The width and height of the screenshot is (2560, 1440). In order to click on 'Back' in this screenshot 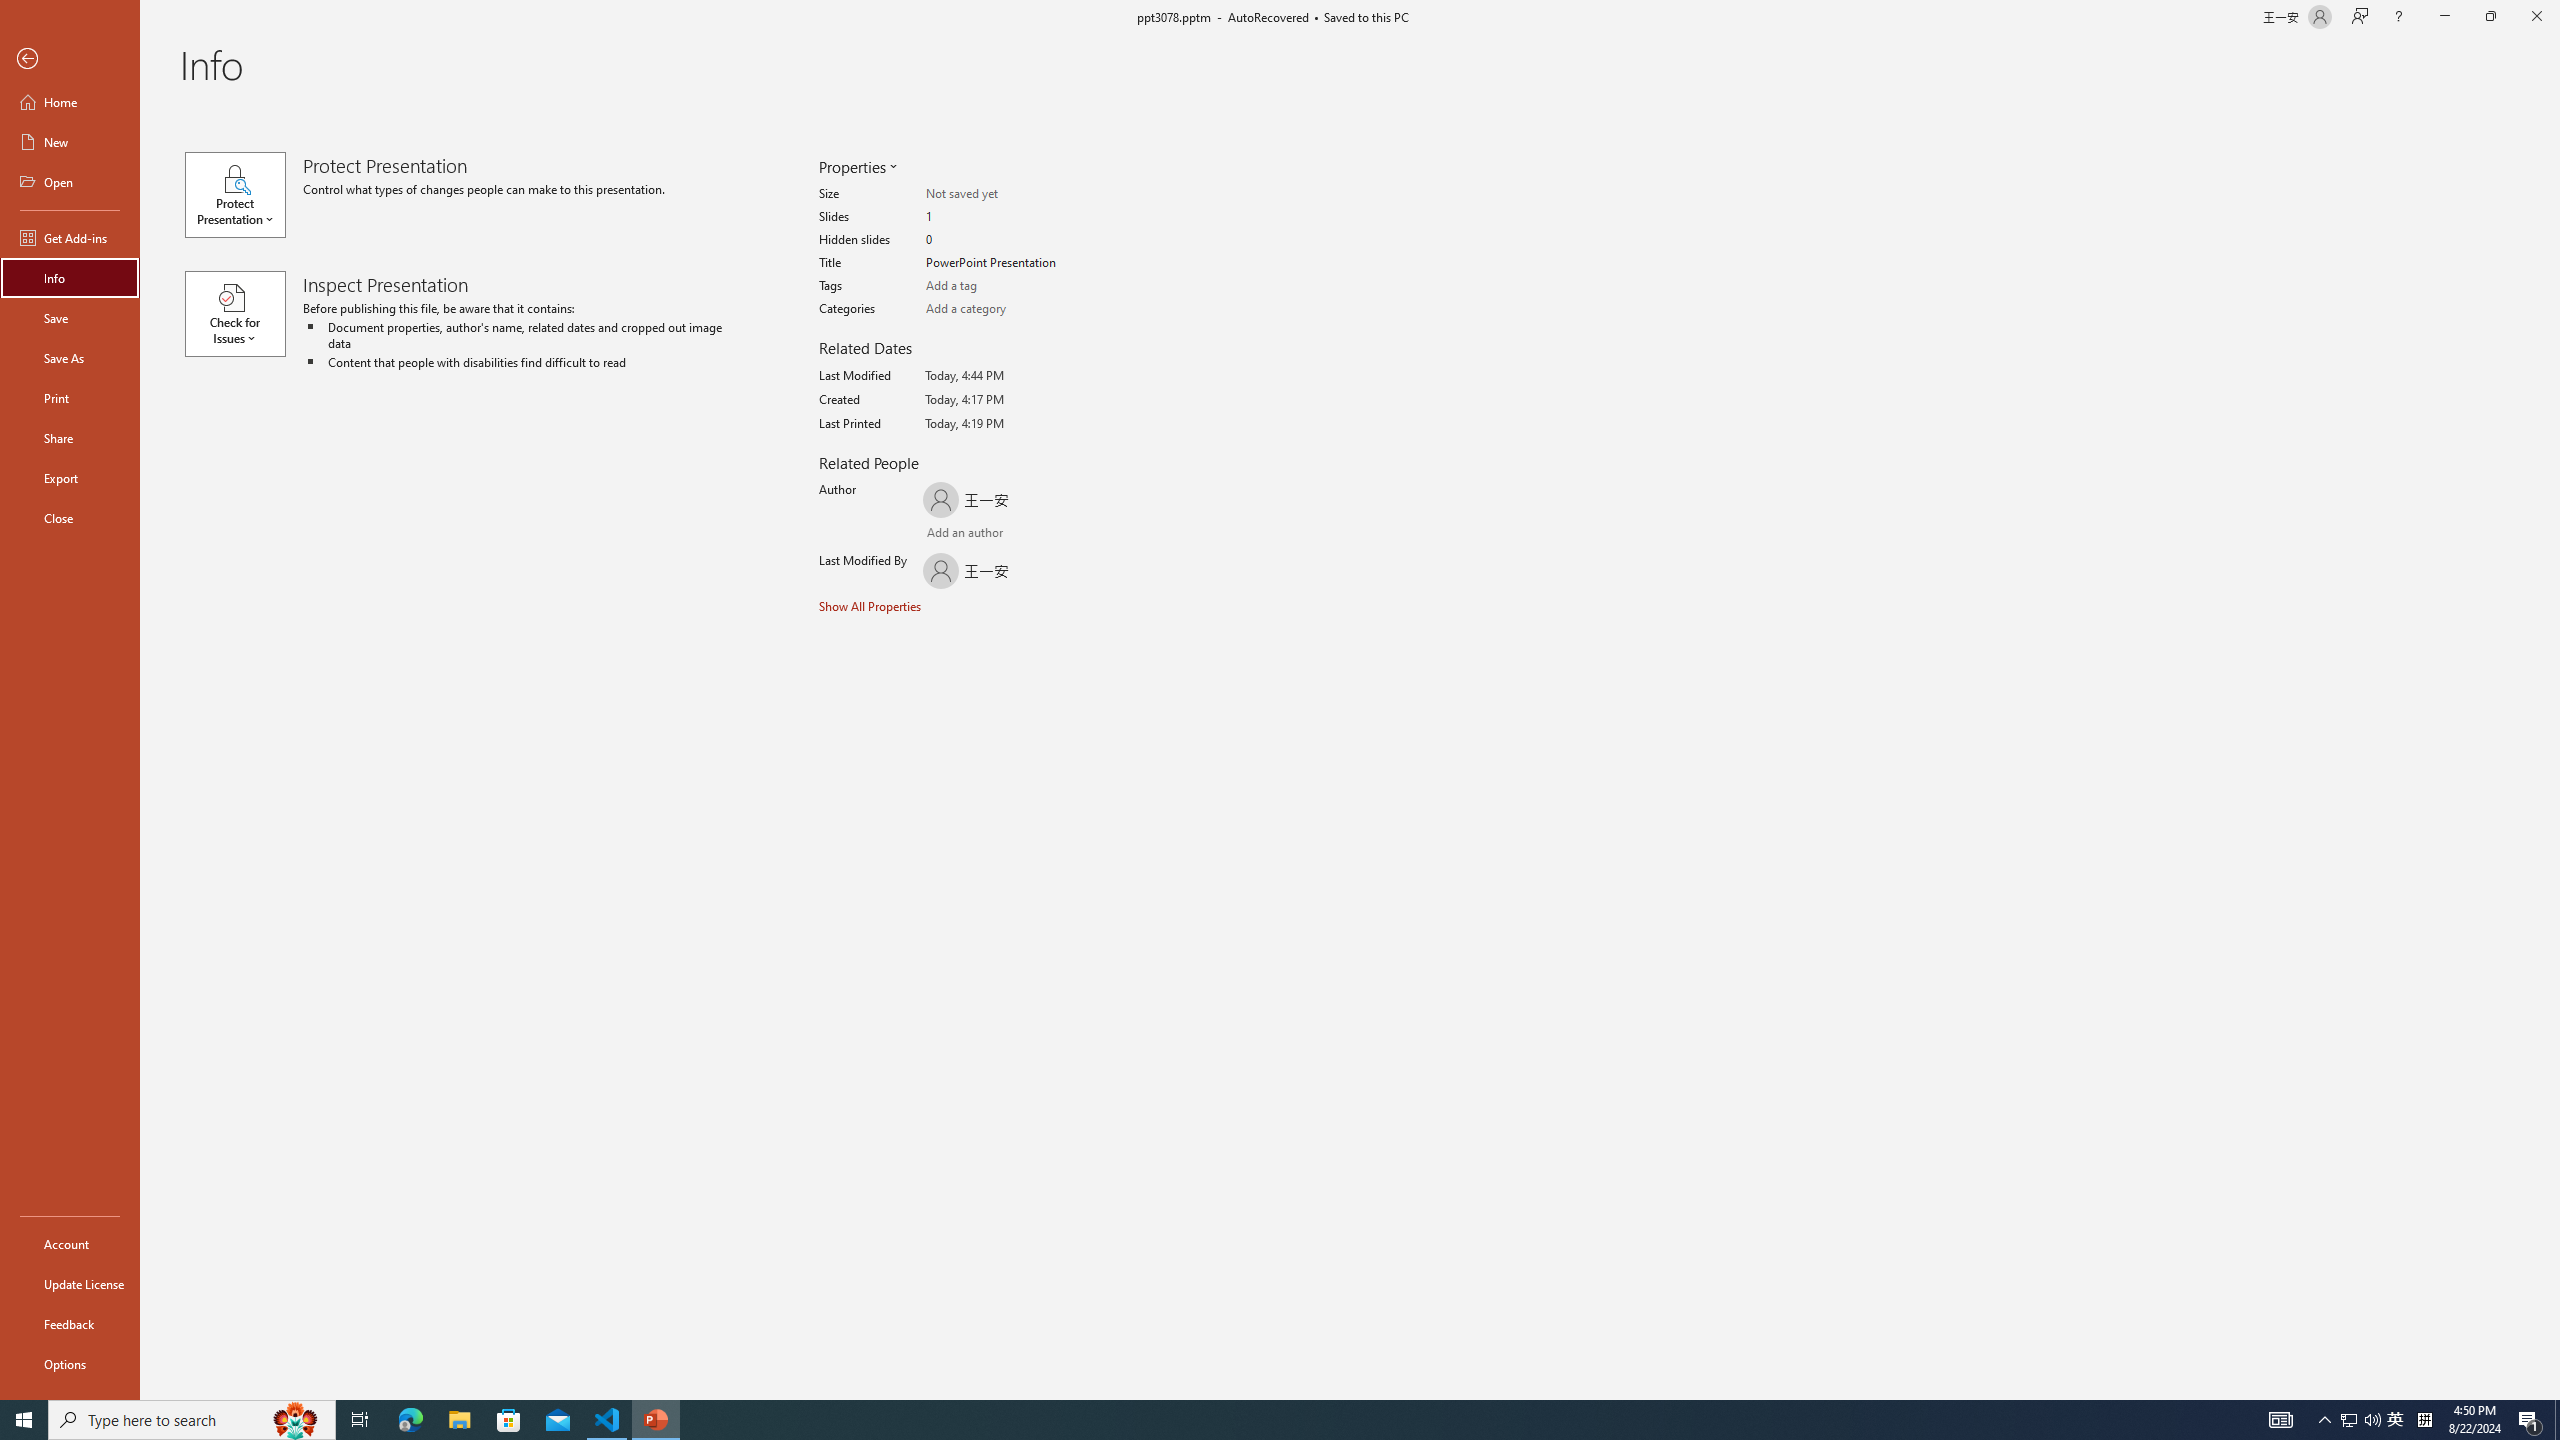, I will do `click(69, 58)`.